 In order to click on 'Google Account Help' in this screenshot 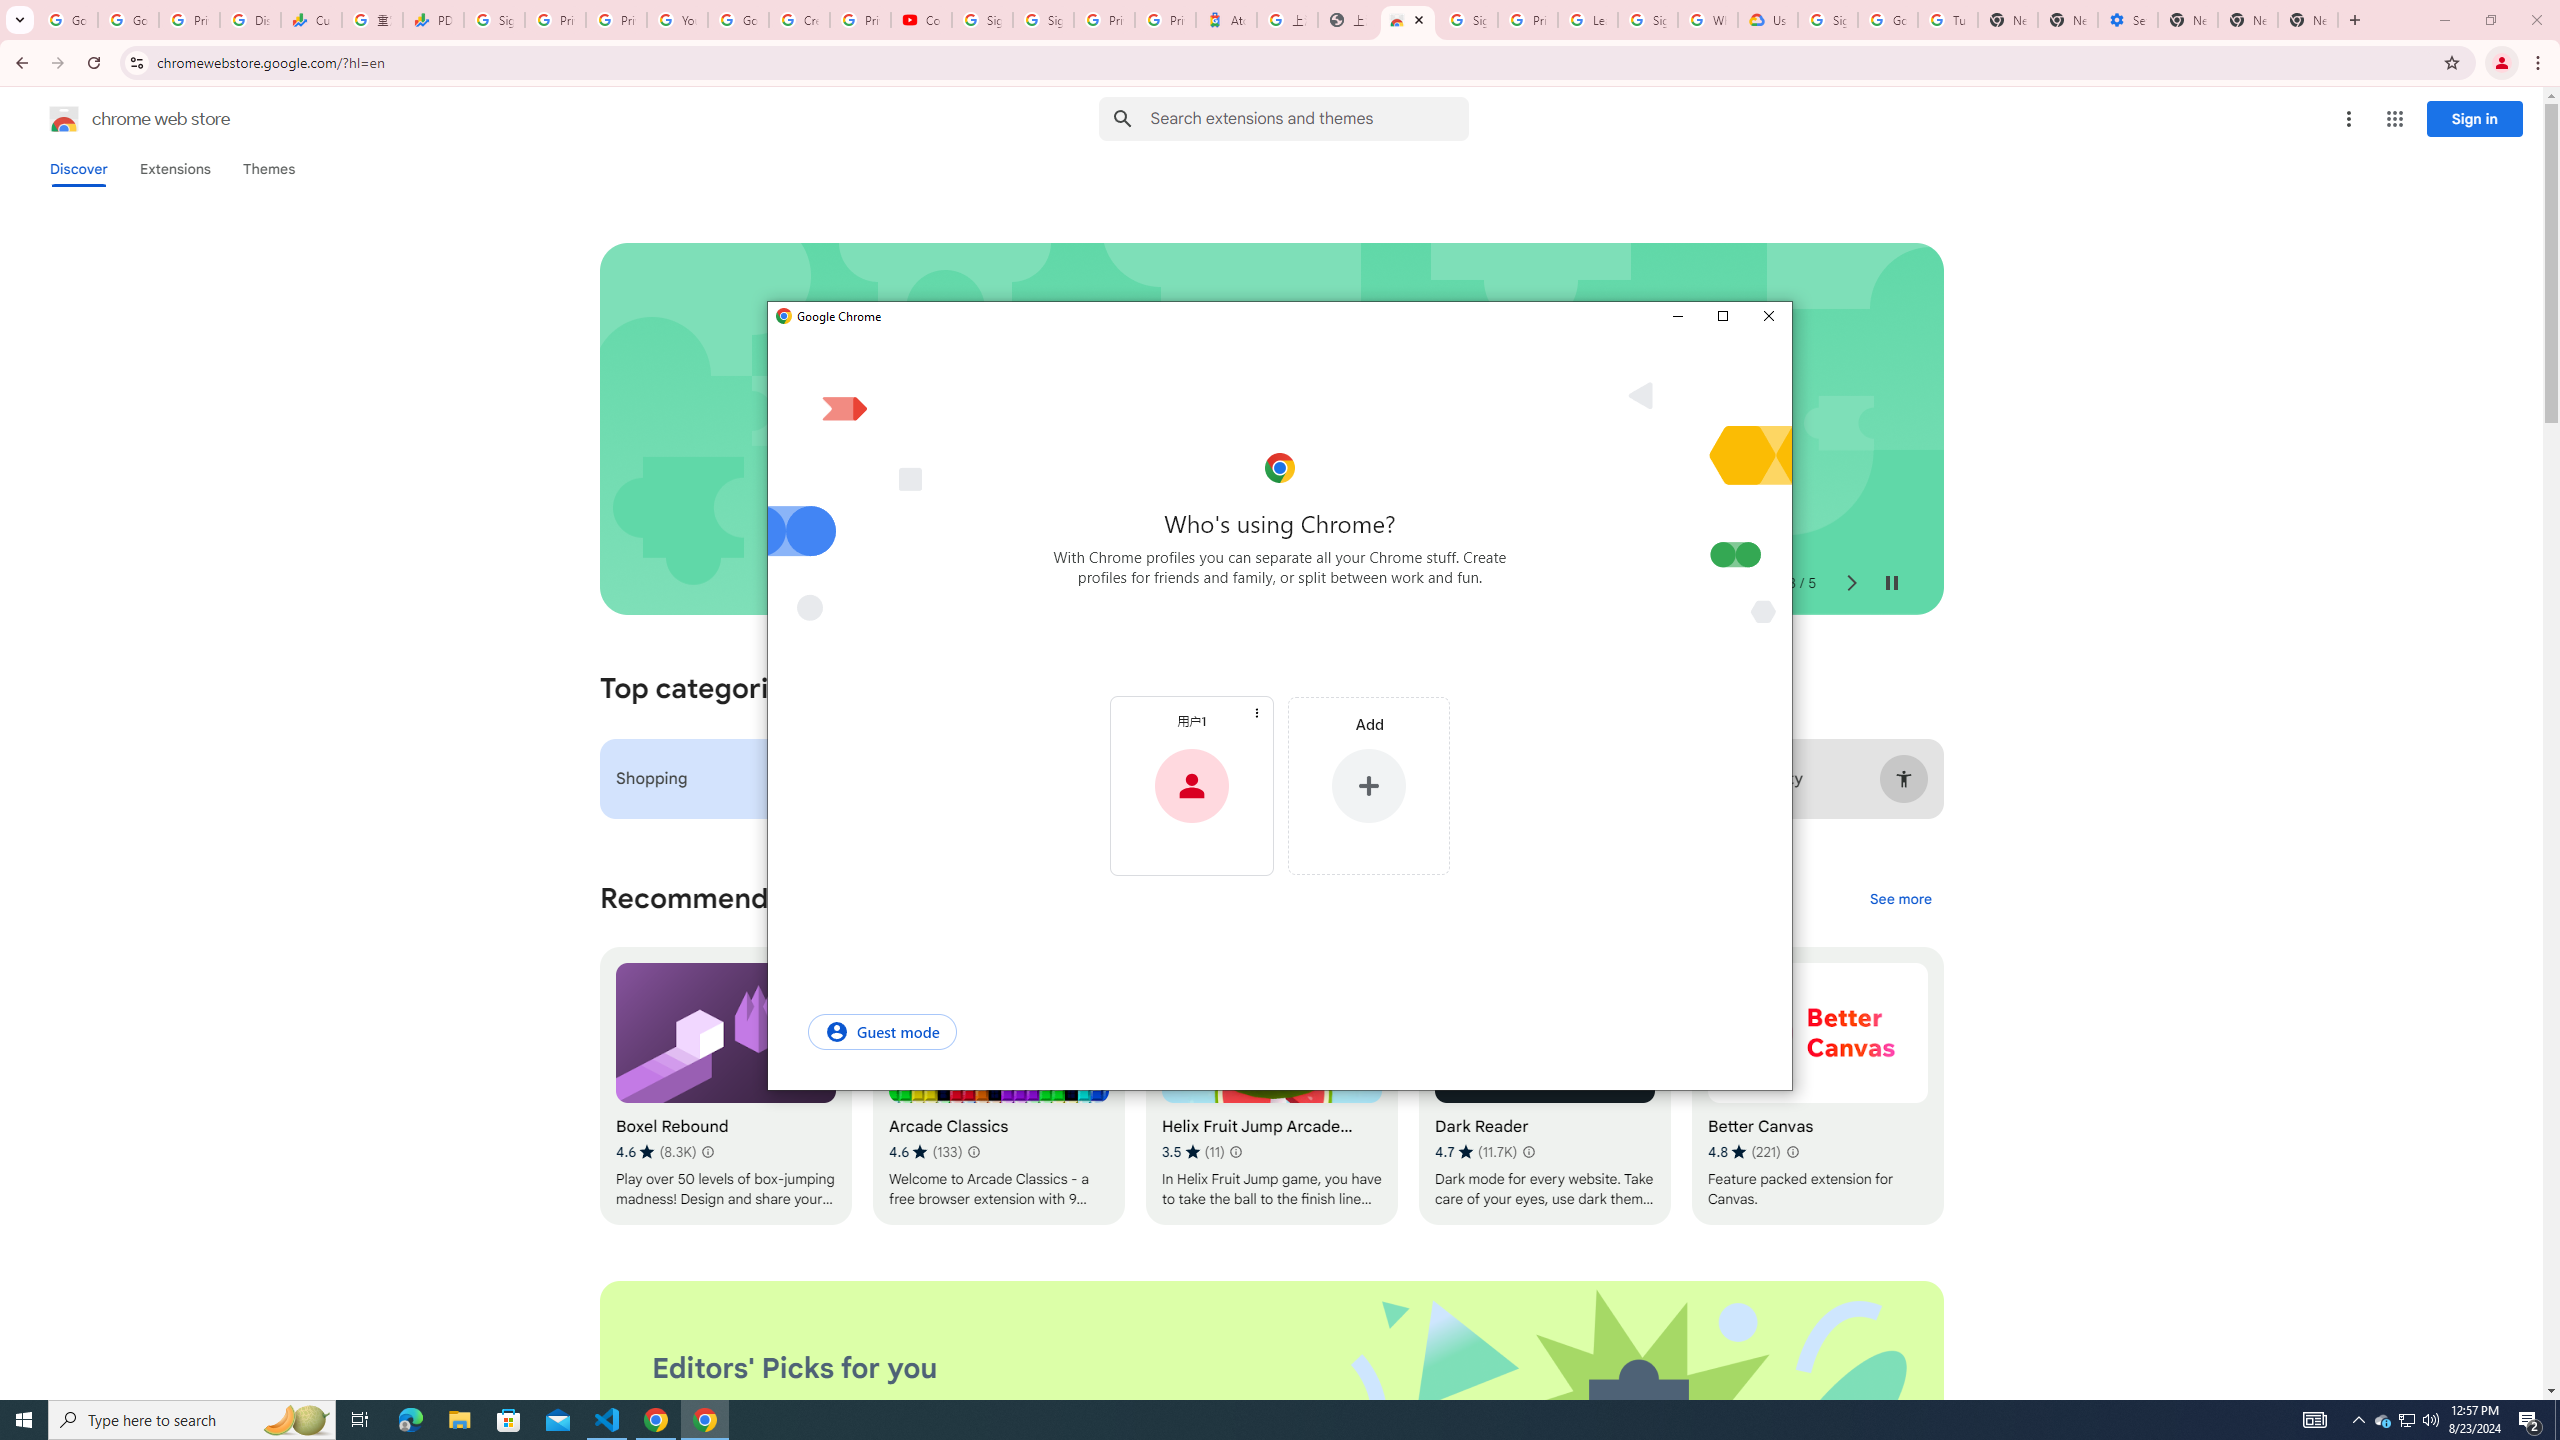, I will do `click(737, 19)`.